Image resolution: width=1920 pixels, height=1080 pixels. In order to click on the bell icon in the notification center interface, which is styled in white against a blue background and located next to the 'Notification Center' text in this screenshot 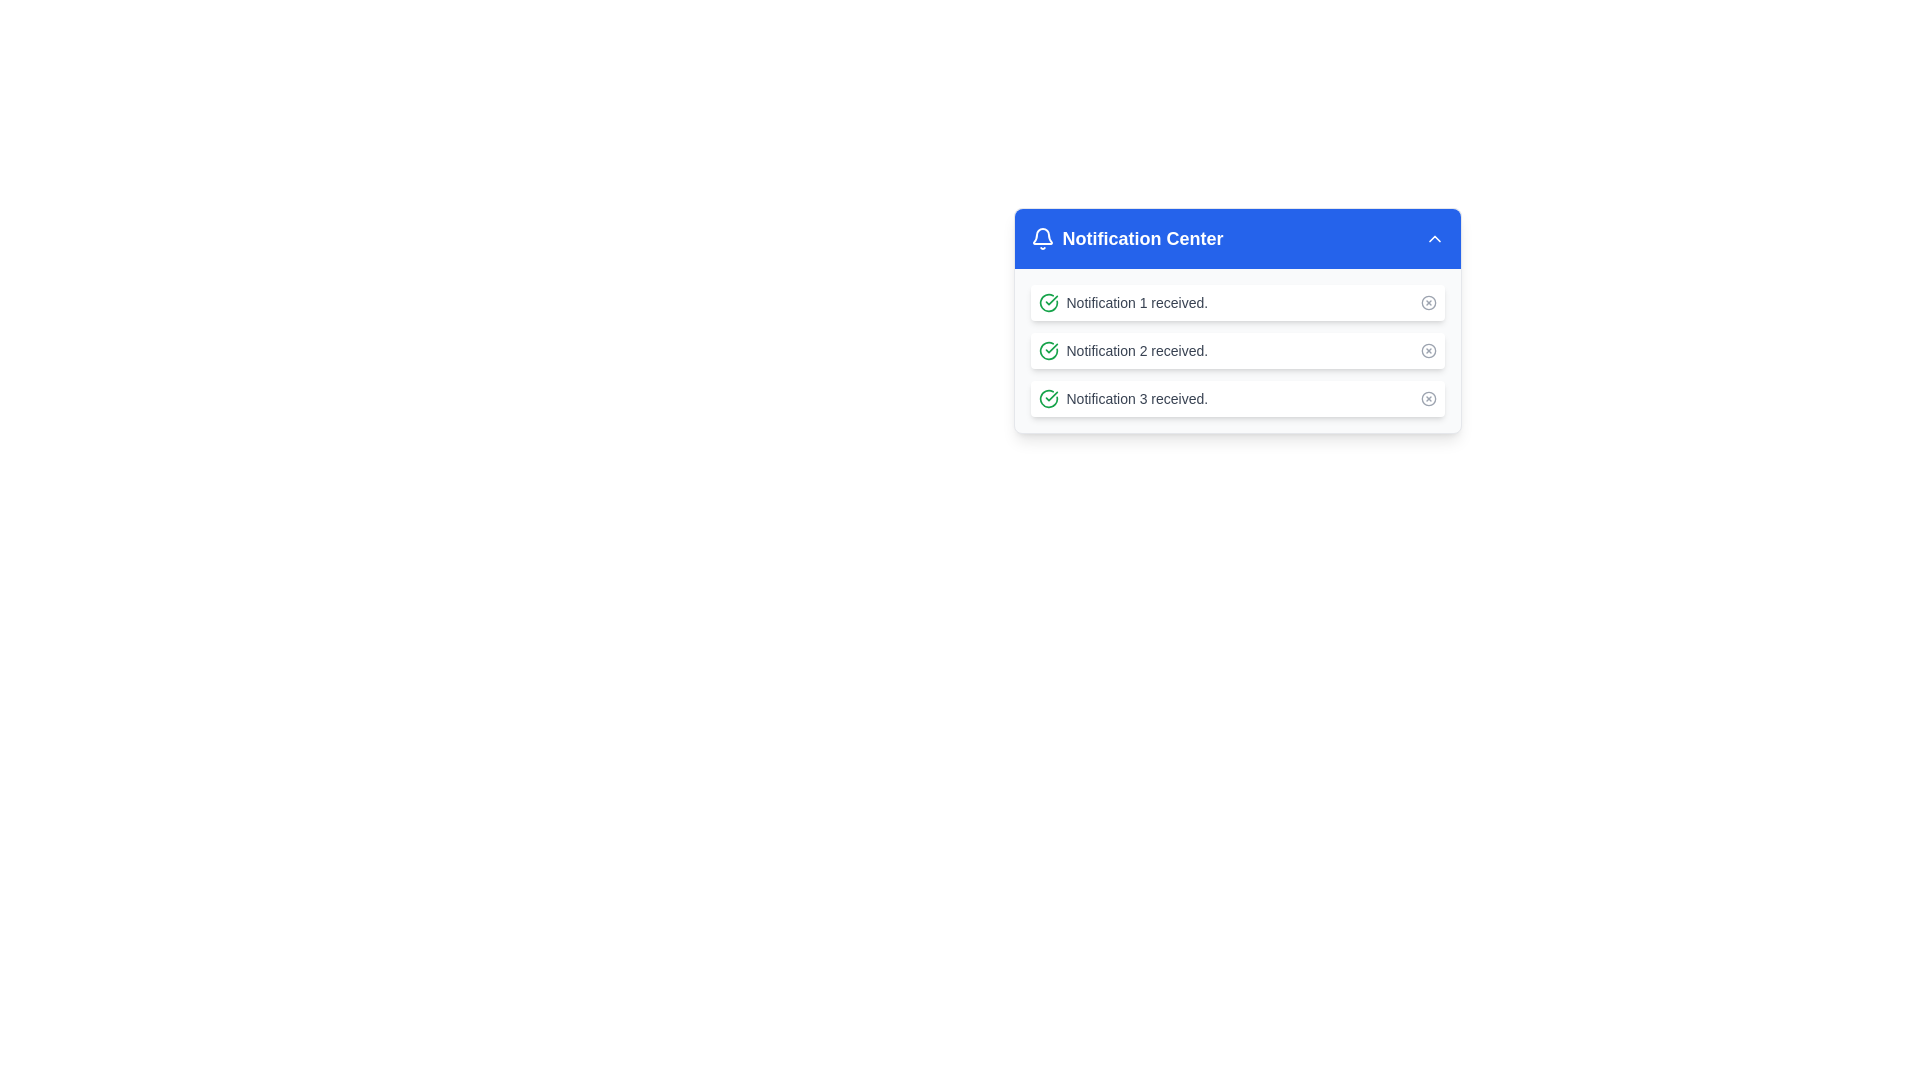, I will do `click(1041, 235)`.